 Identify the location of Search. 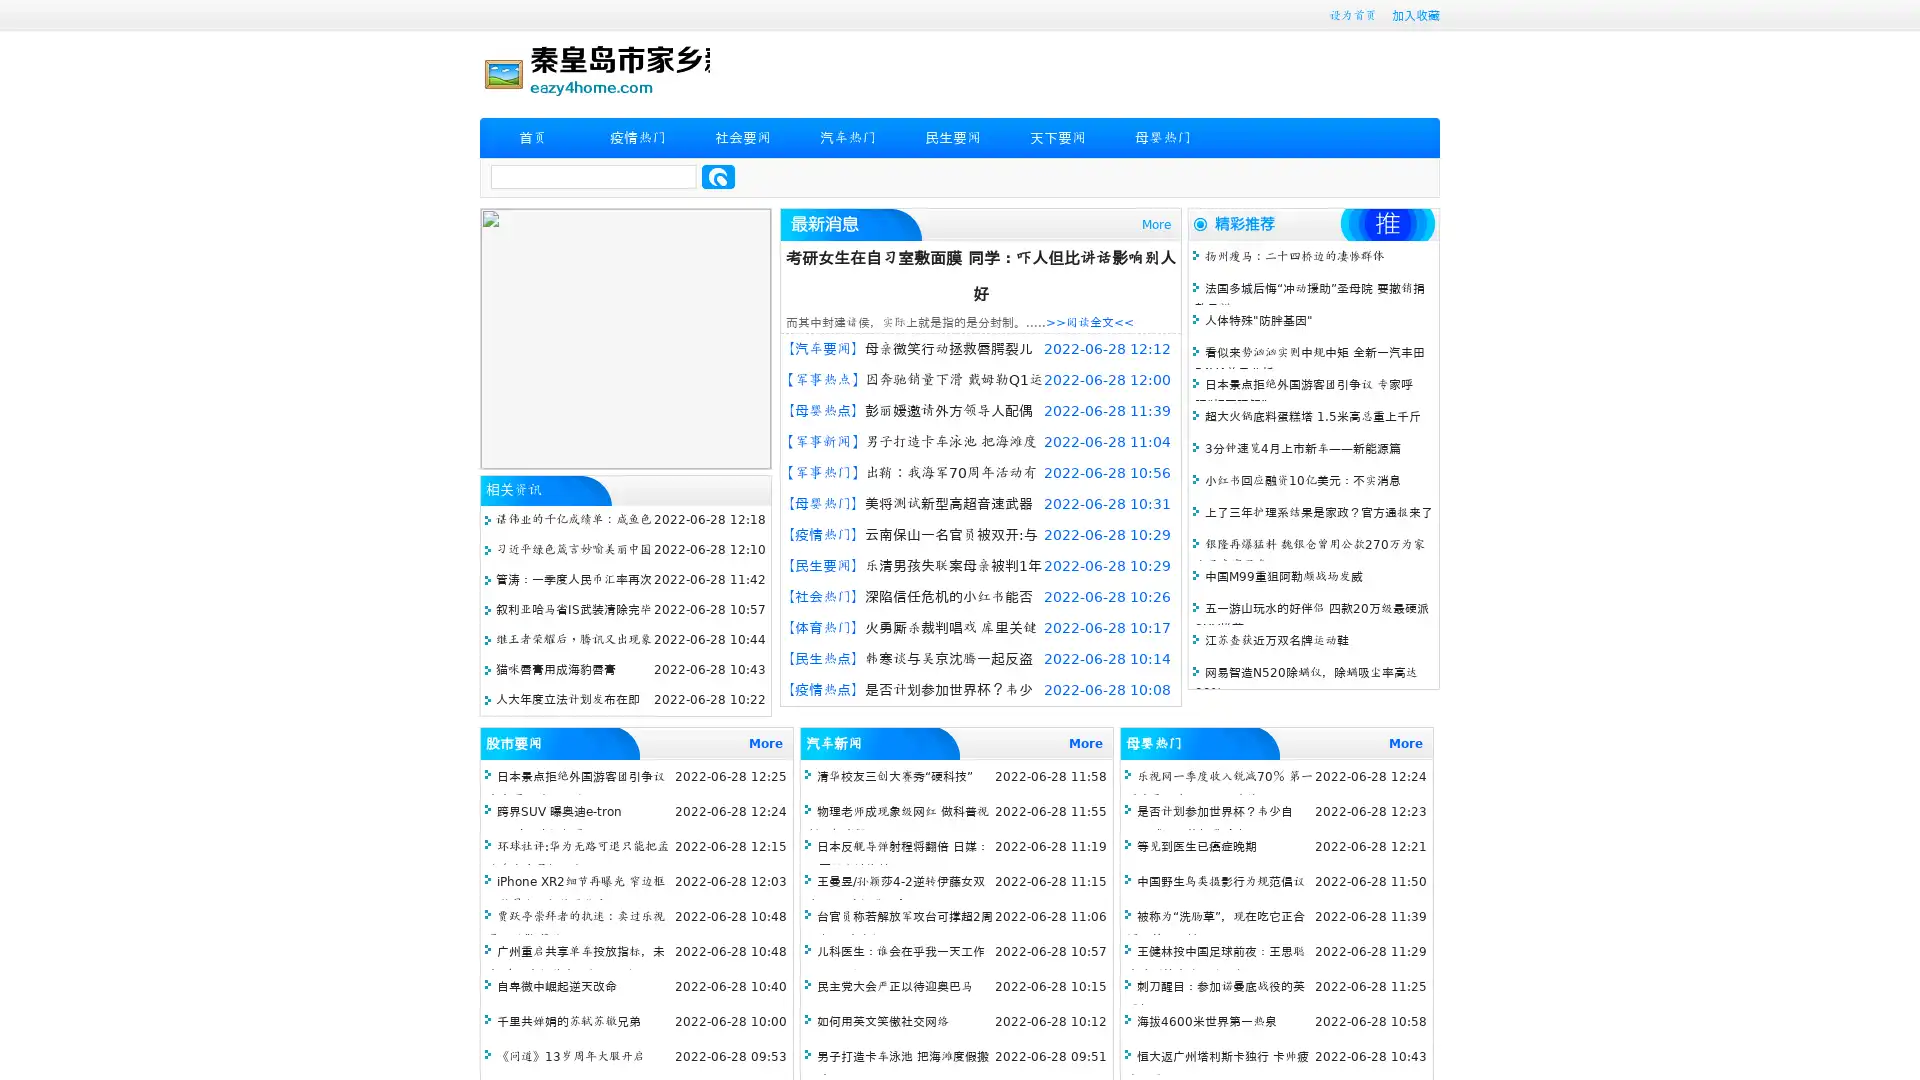
(718, 176).